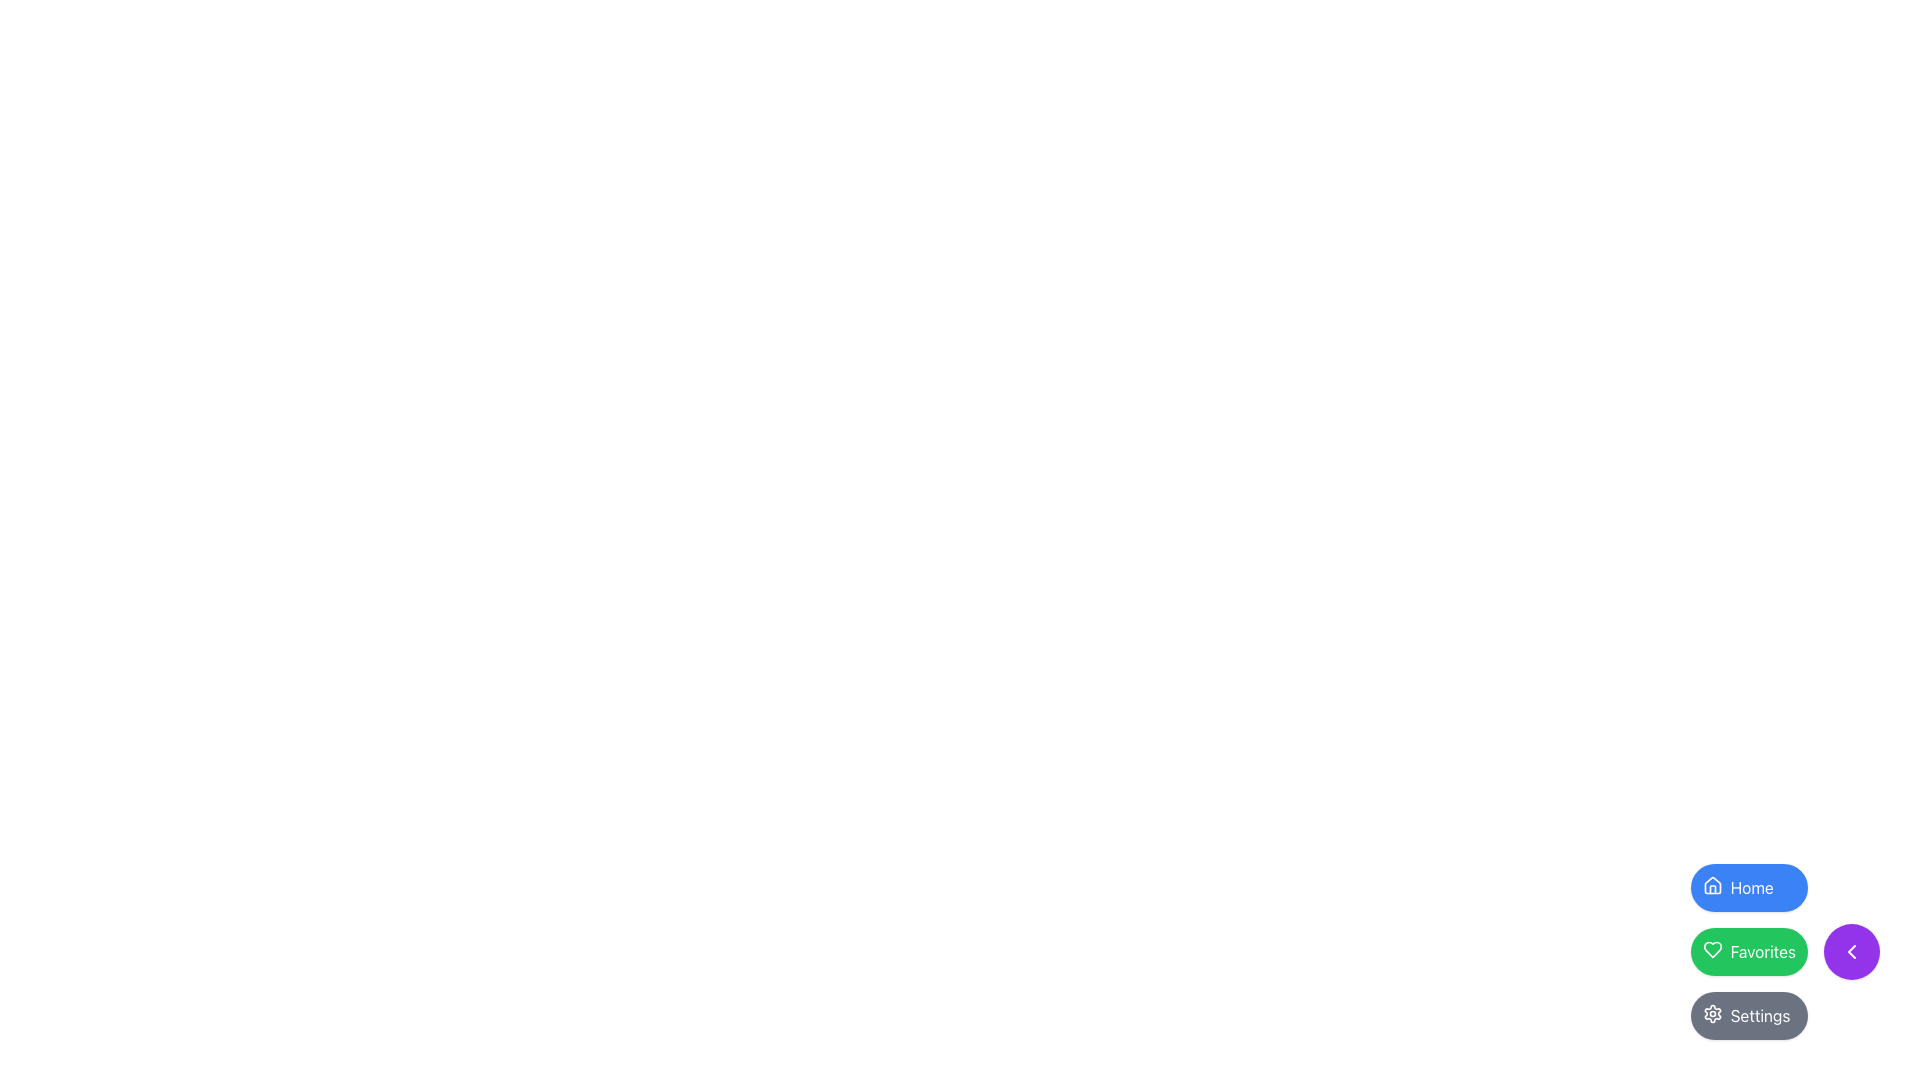  What do you see at coordinates (1760, 1015) in the screenshot?
I see `the 'Settings' label styled in white font on a gray circular background` at bounding box center [1760, 1015].